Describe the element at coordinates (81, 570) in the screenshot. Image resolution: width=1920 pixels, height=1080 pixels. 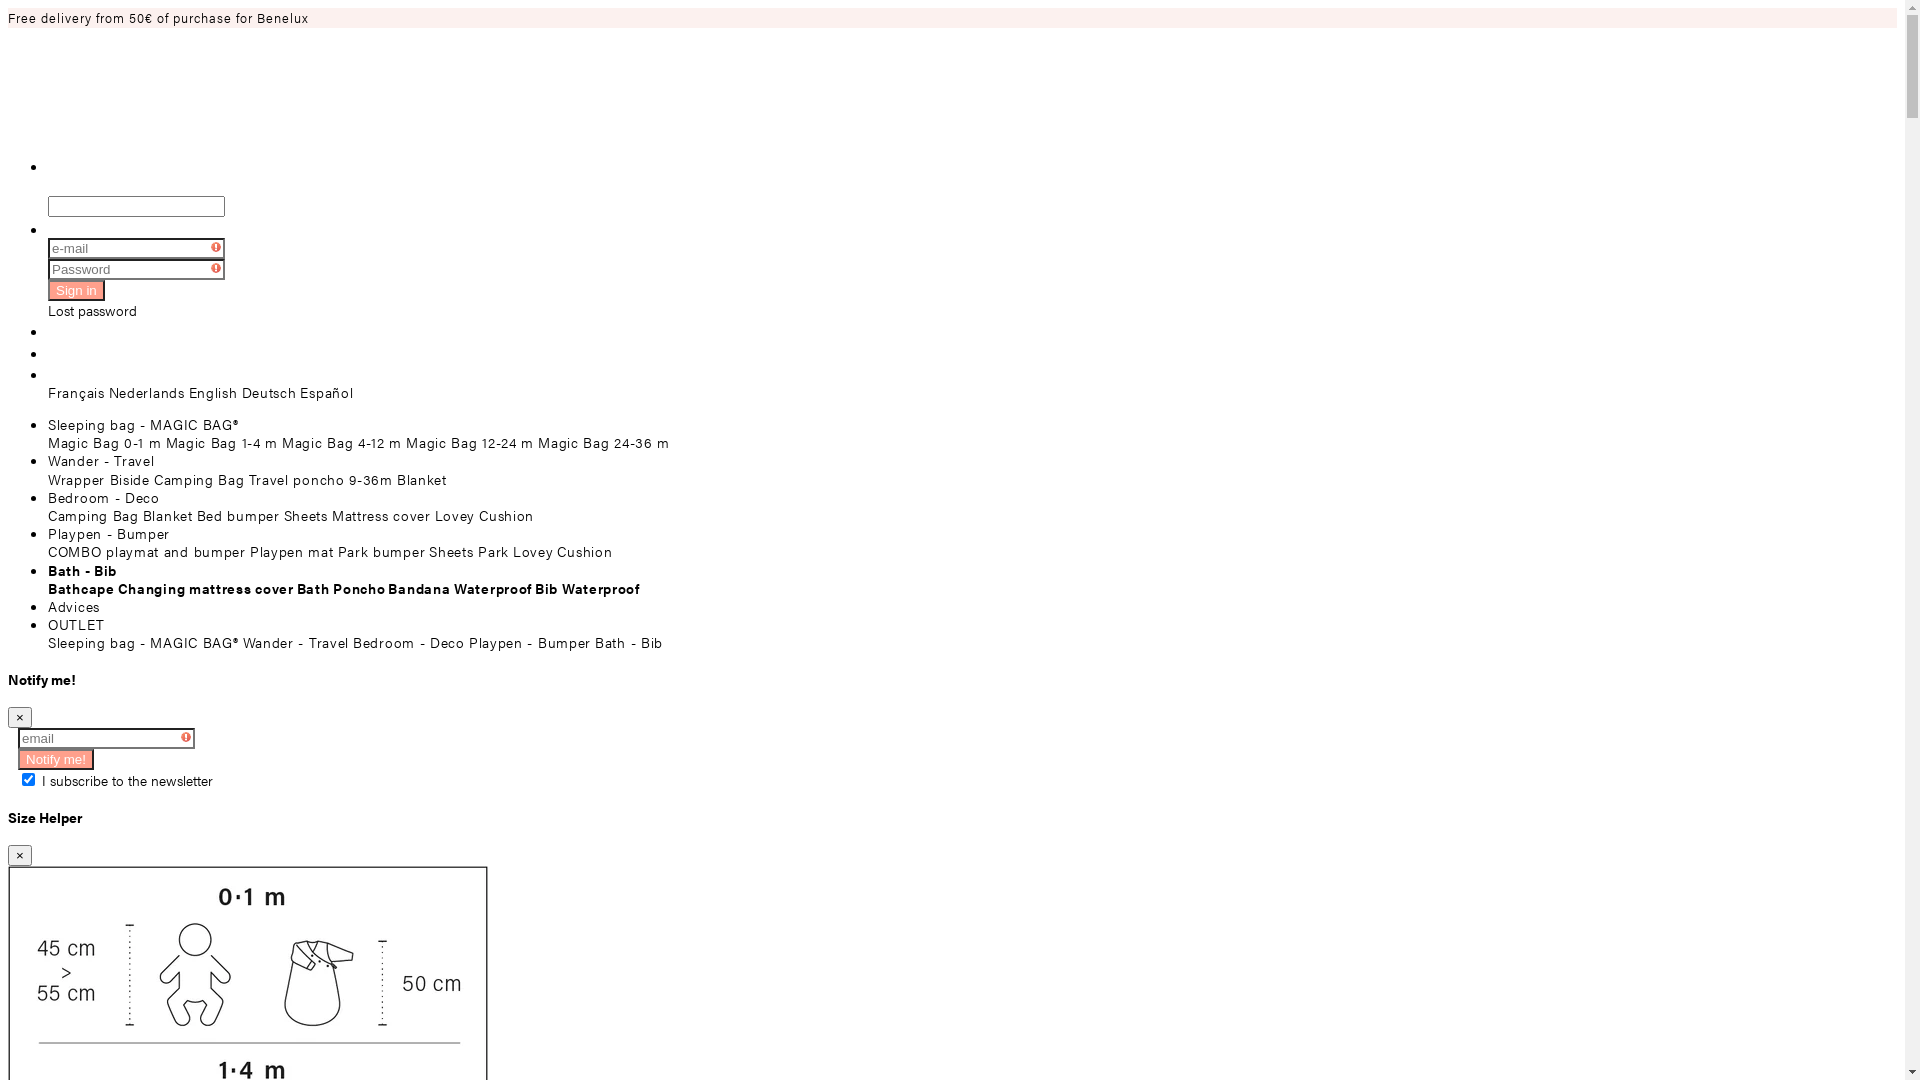
I see `'Bath - Bib'` at that location.